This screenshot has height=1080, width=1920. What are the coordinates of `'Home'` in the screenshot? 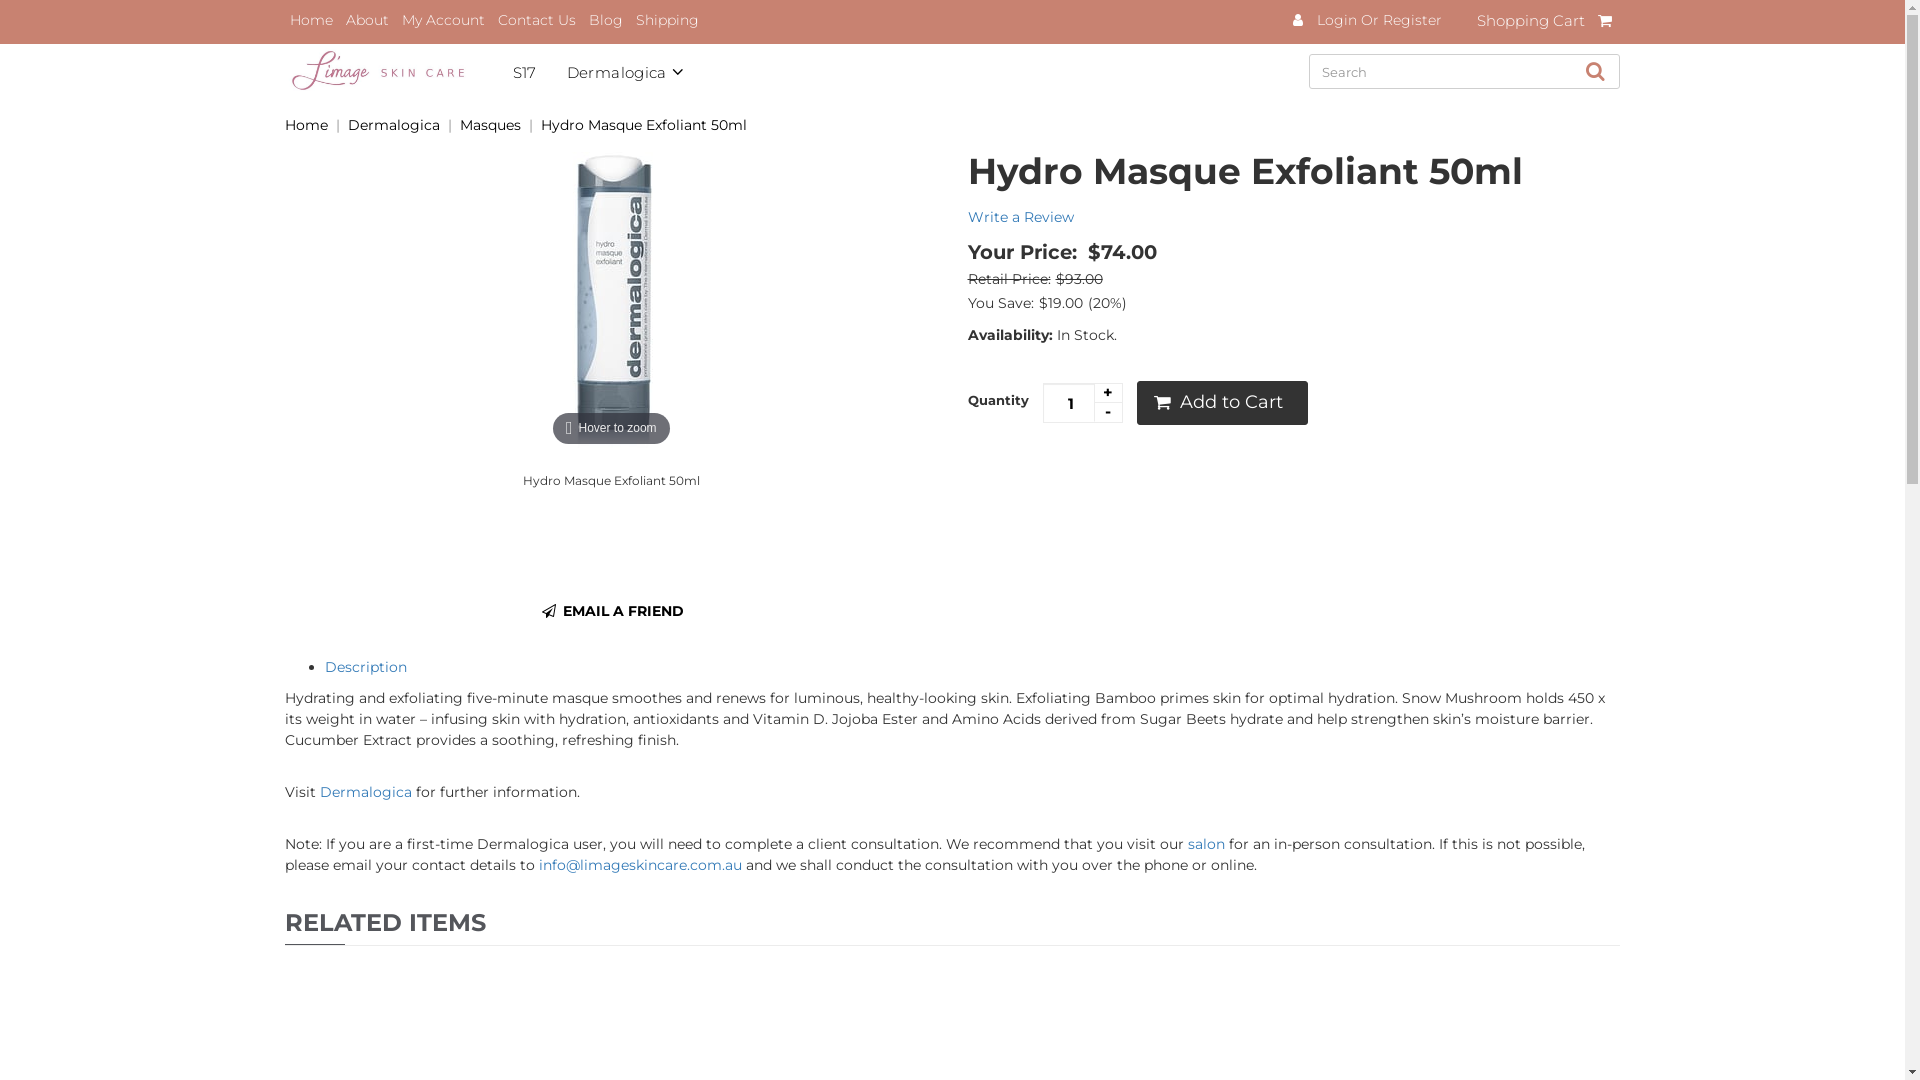 It's located at (305, 124).